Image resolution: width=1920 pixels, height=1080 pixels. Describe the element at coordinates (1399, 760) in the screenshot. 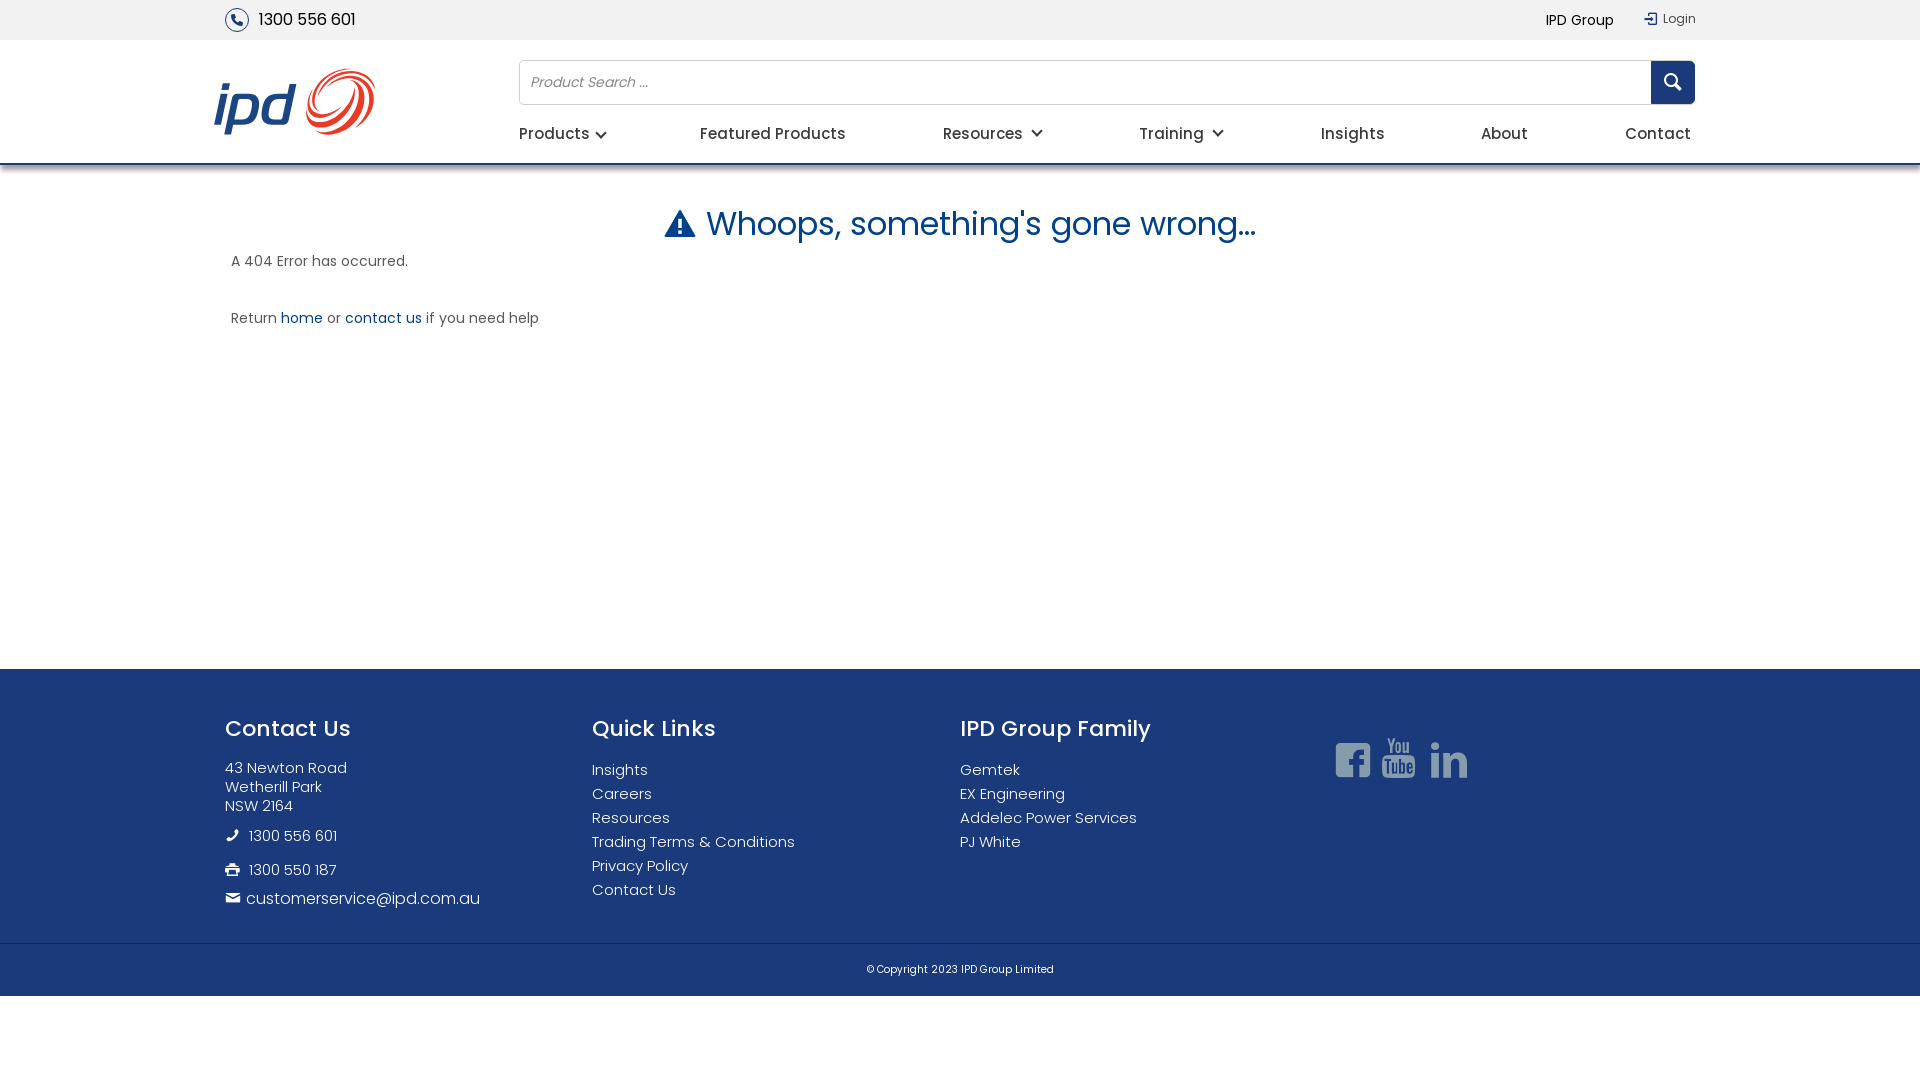

I see `'YouTube'` at that location.